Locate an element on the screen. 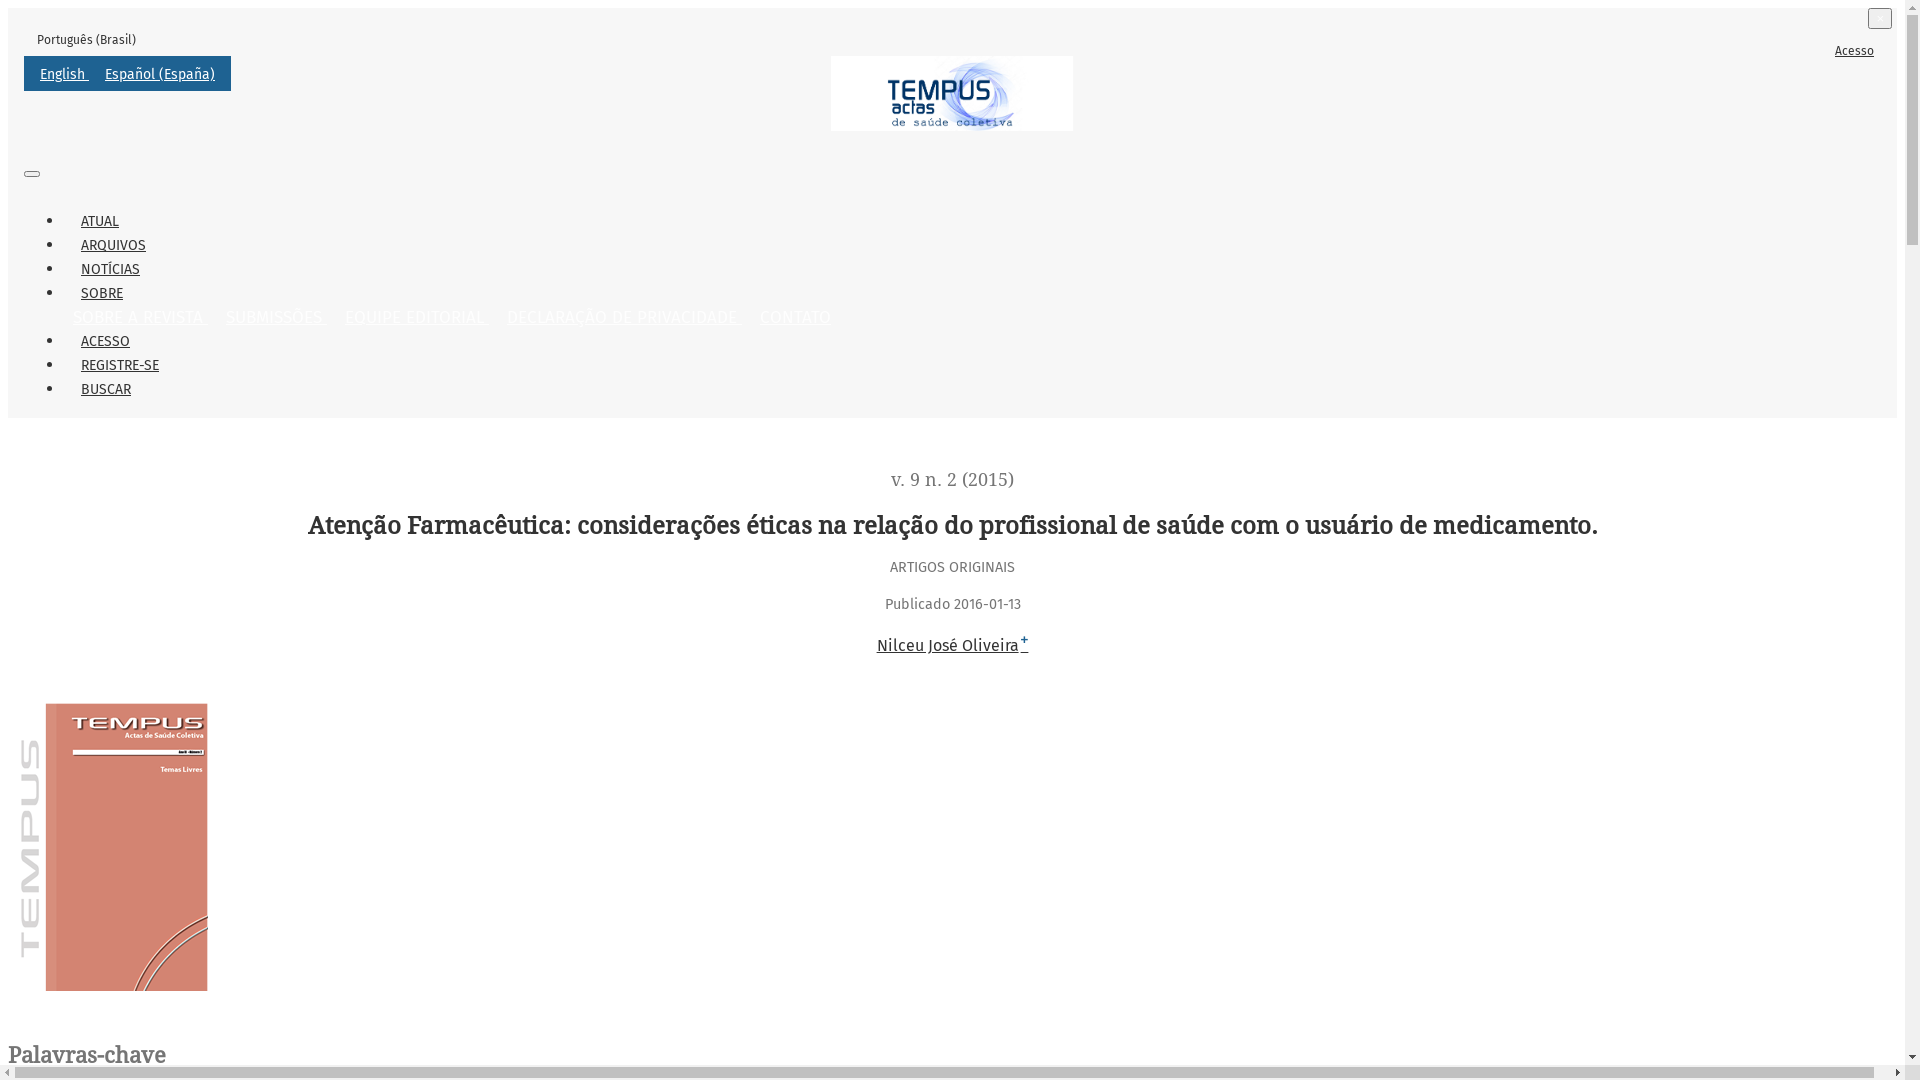 This screenshot has width=1920, height=1080. 'Acesso' is located at coordinates (1853, 49).